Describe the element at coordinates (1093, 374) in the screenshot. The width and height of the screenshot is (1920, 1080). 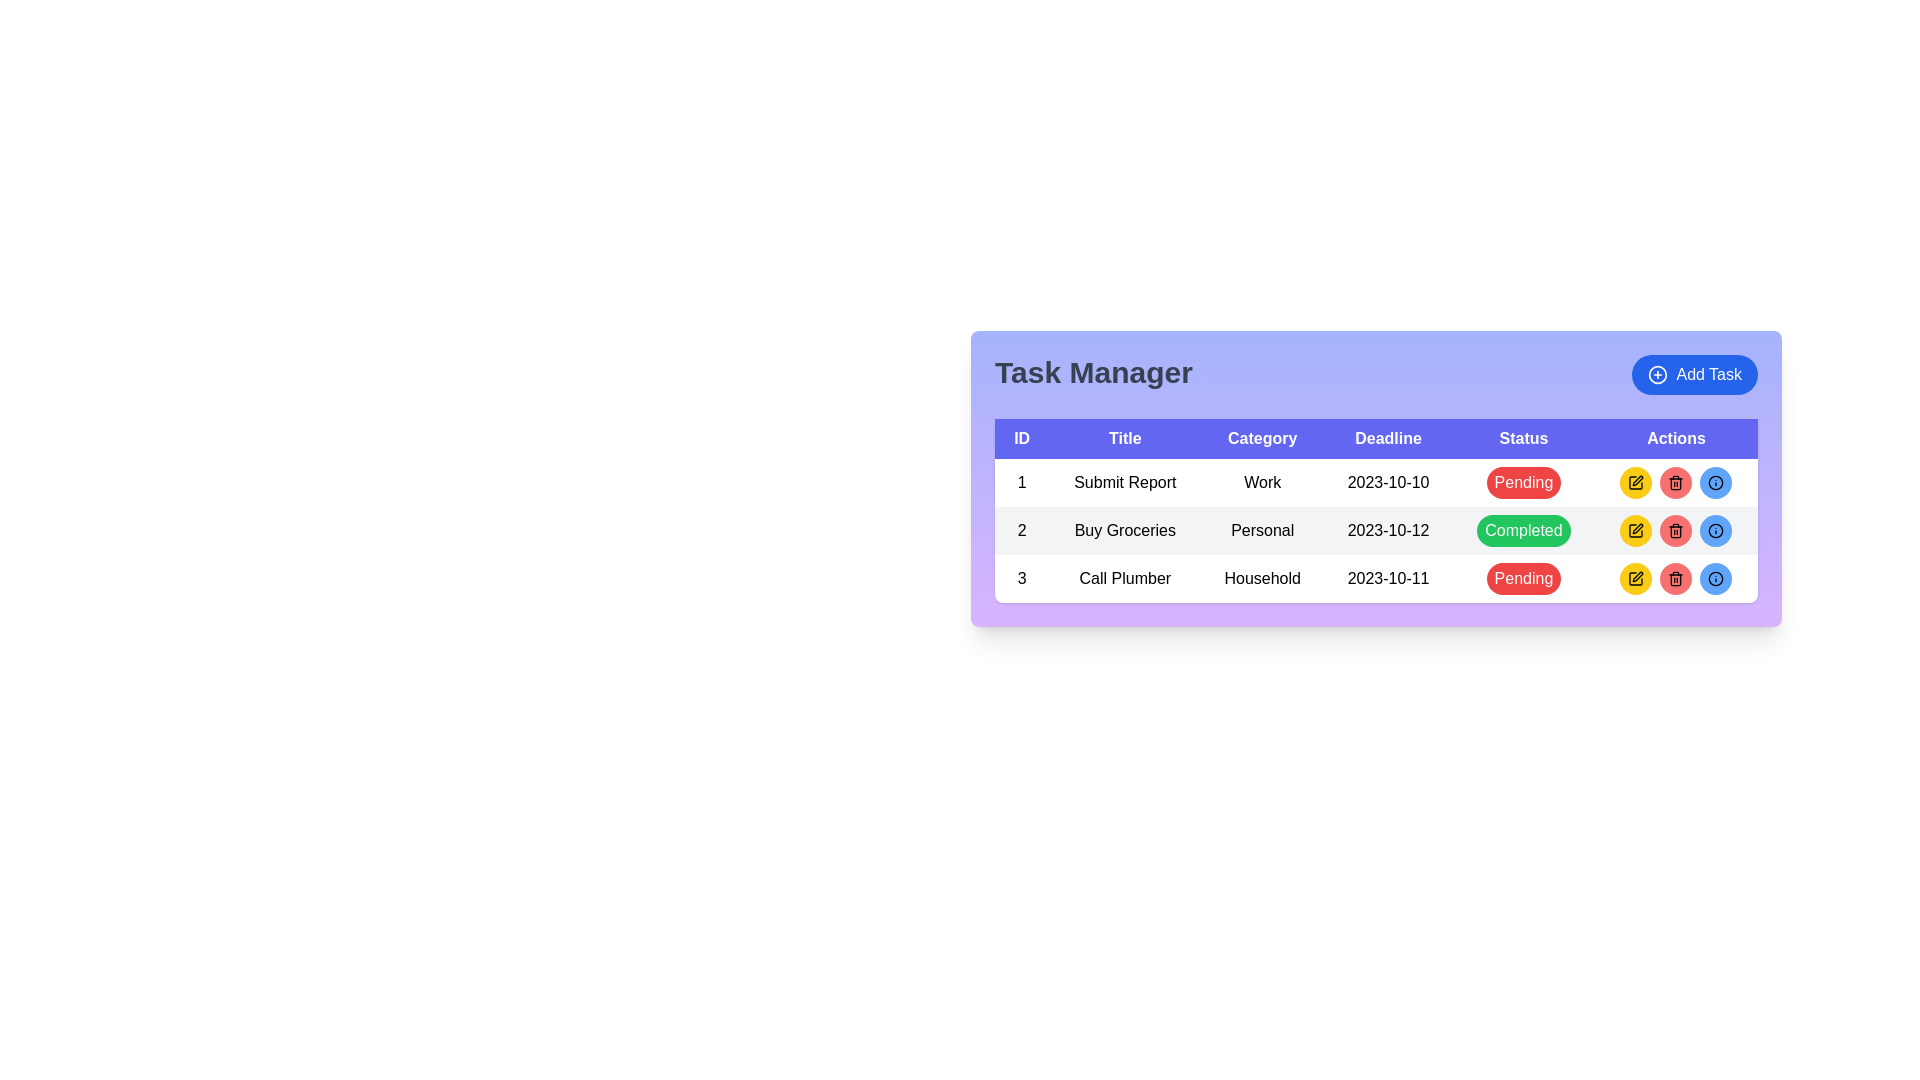
I see `the bold, large-sized 'Task Manager' text heading in gray color located in the top-left corner of the header section` at that location.